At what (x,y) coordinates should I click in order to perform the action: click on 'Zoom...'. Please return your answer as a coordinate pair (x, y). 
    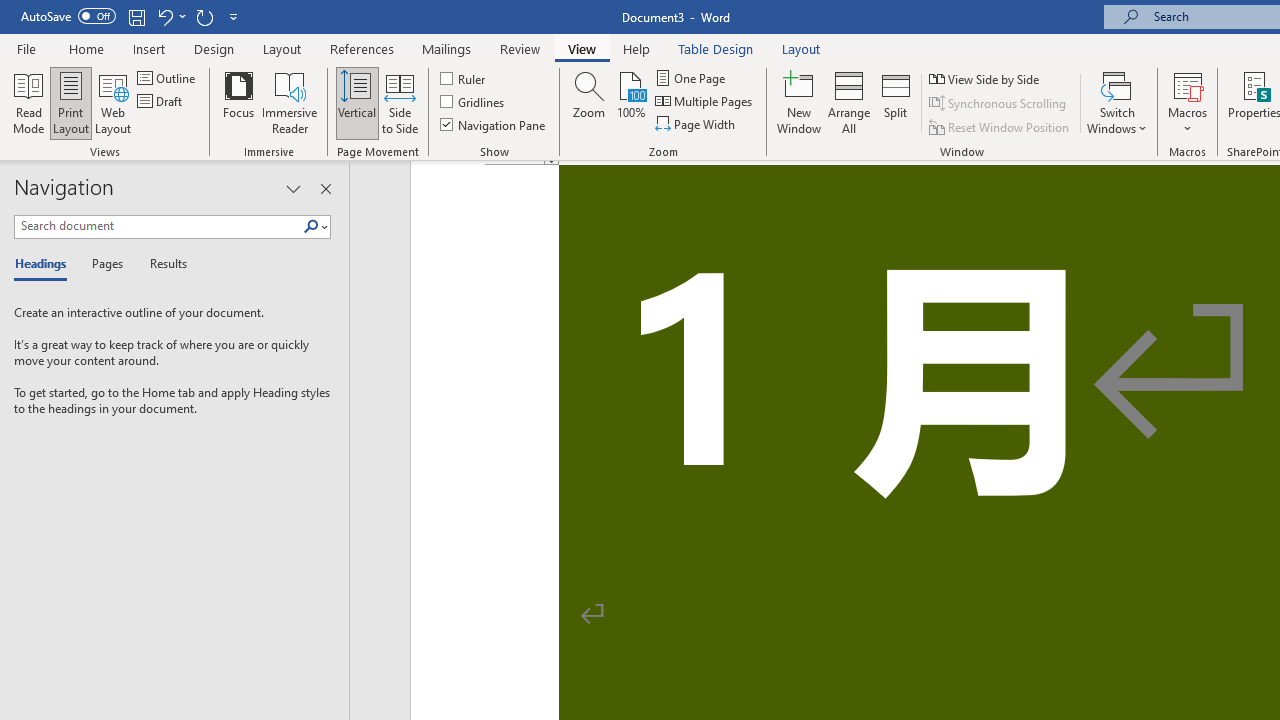
    Looking at the image, I should click on (588, 103).